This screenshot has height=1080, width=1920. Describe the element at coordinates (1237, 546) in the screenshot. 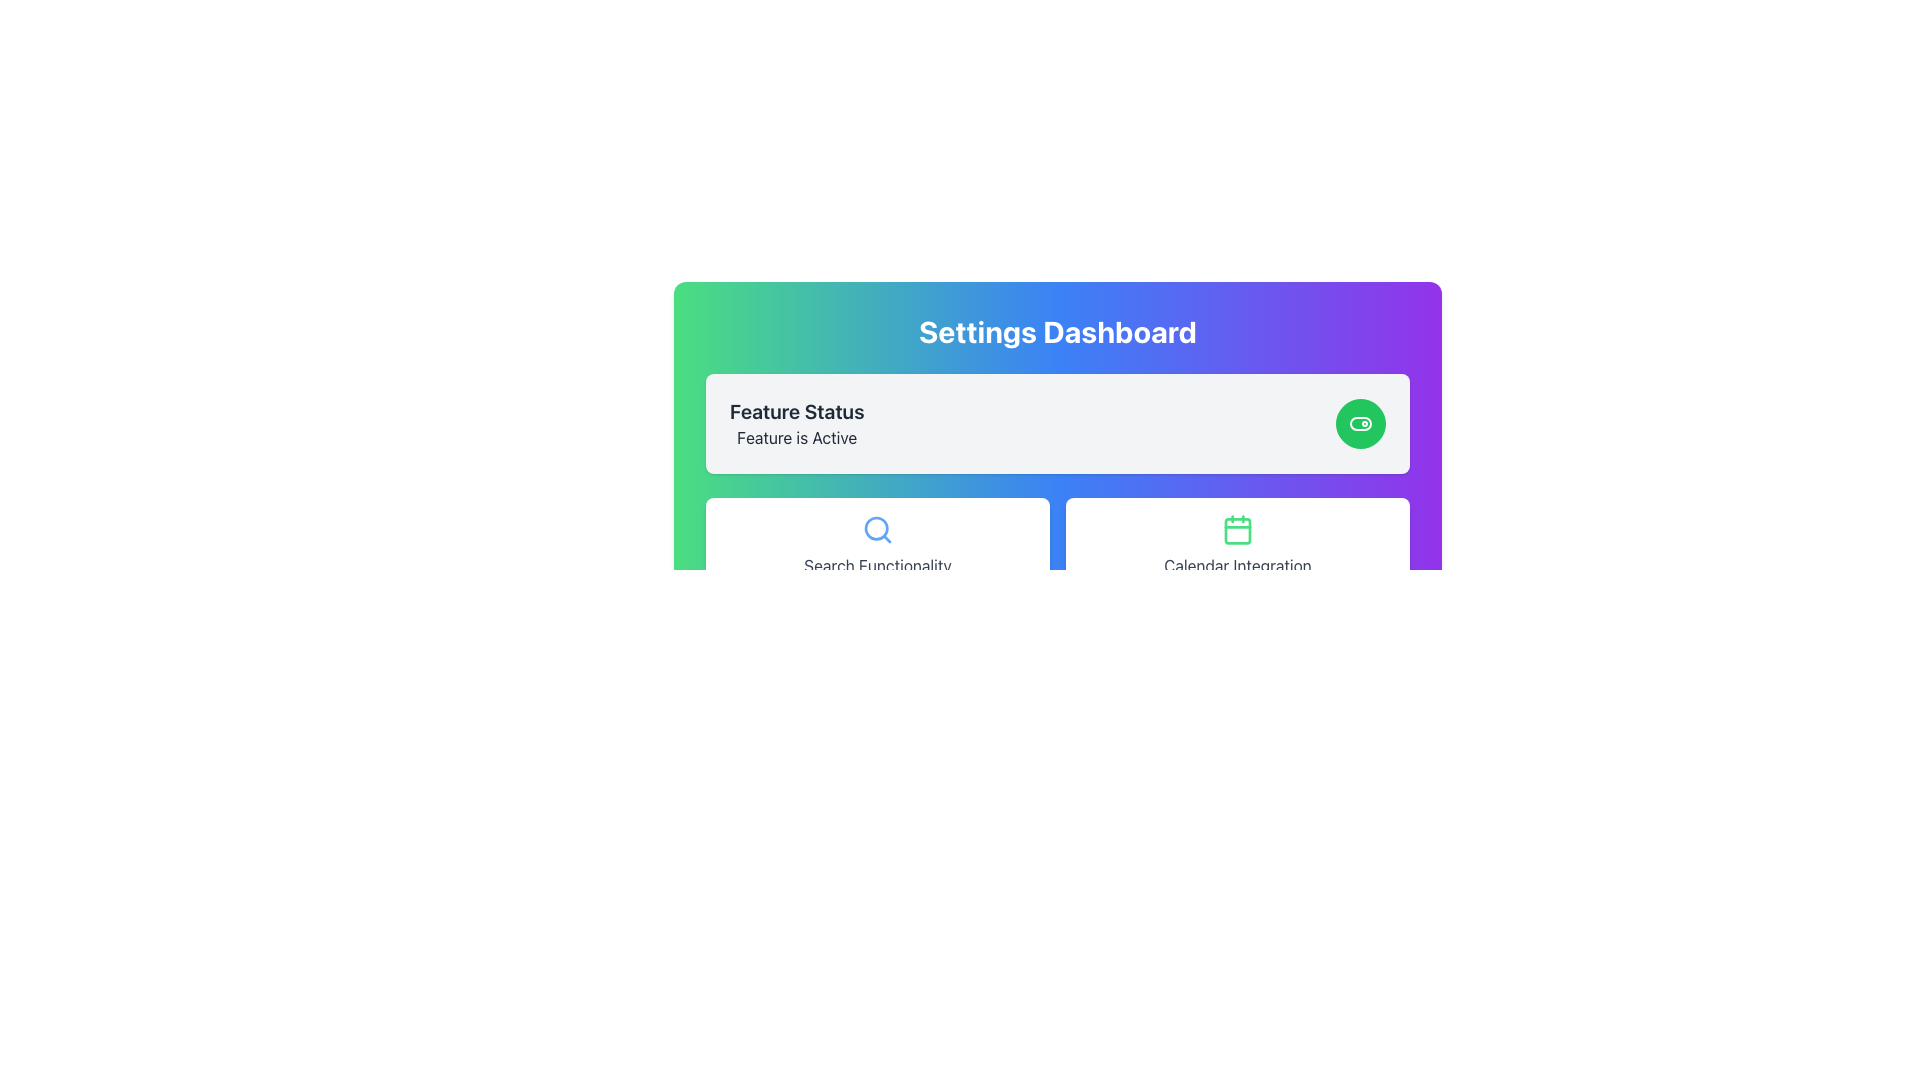

I see `the 'Calendar Integration' feature card located in the bottom right quadrant of the 'Settings Dashboard'` at that location.